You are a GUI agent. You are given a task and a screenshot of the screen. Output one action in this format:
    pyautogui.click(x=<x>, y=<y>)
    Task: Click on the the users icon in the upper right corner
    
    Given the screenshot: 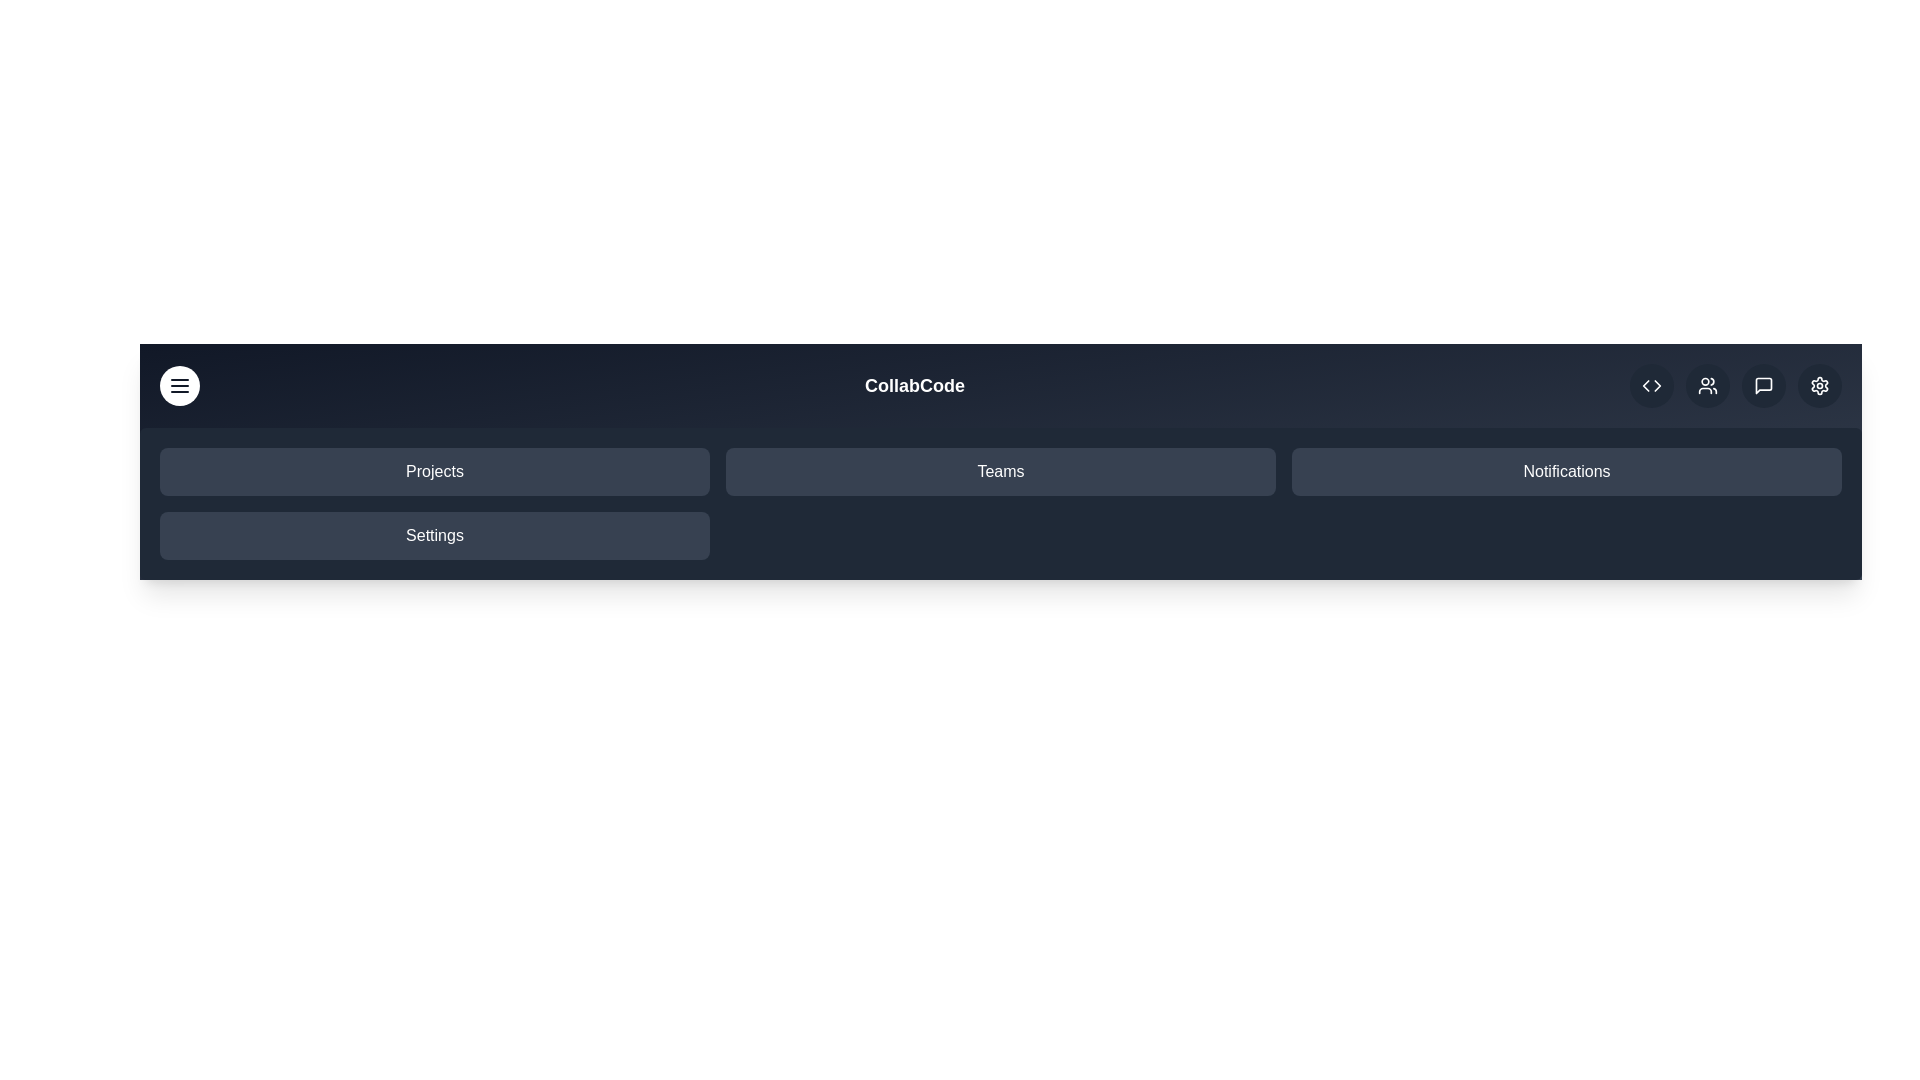 What is the action you would take?
    pyautogui.click(x=1707, y=385)
    